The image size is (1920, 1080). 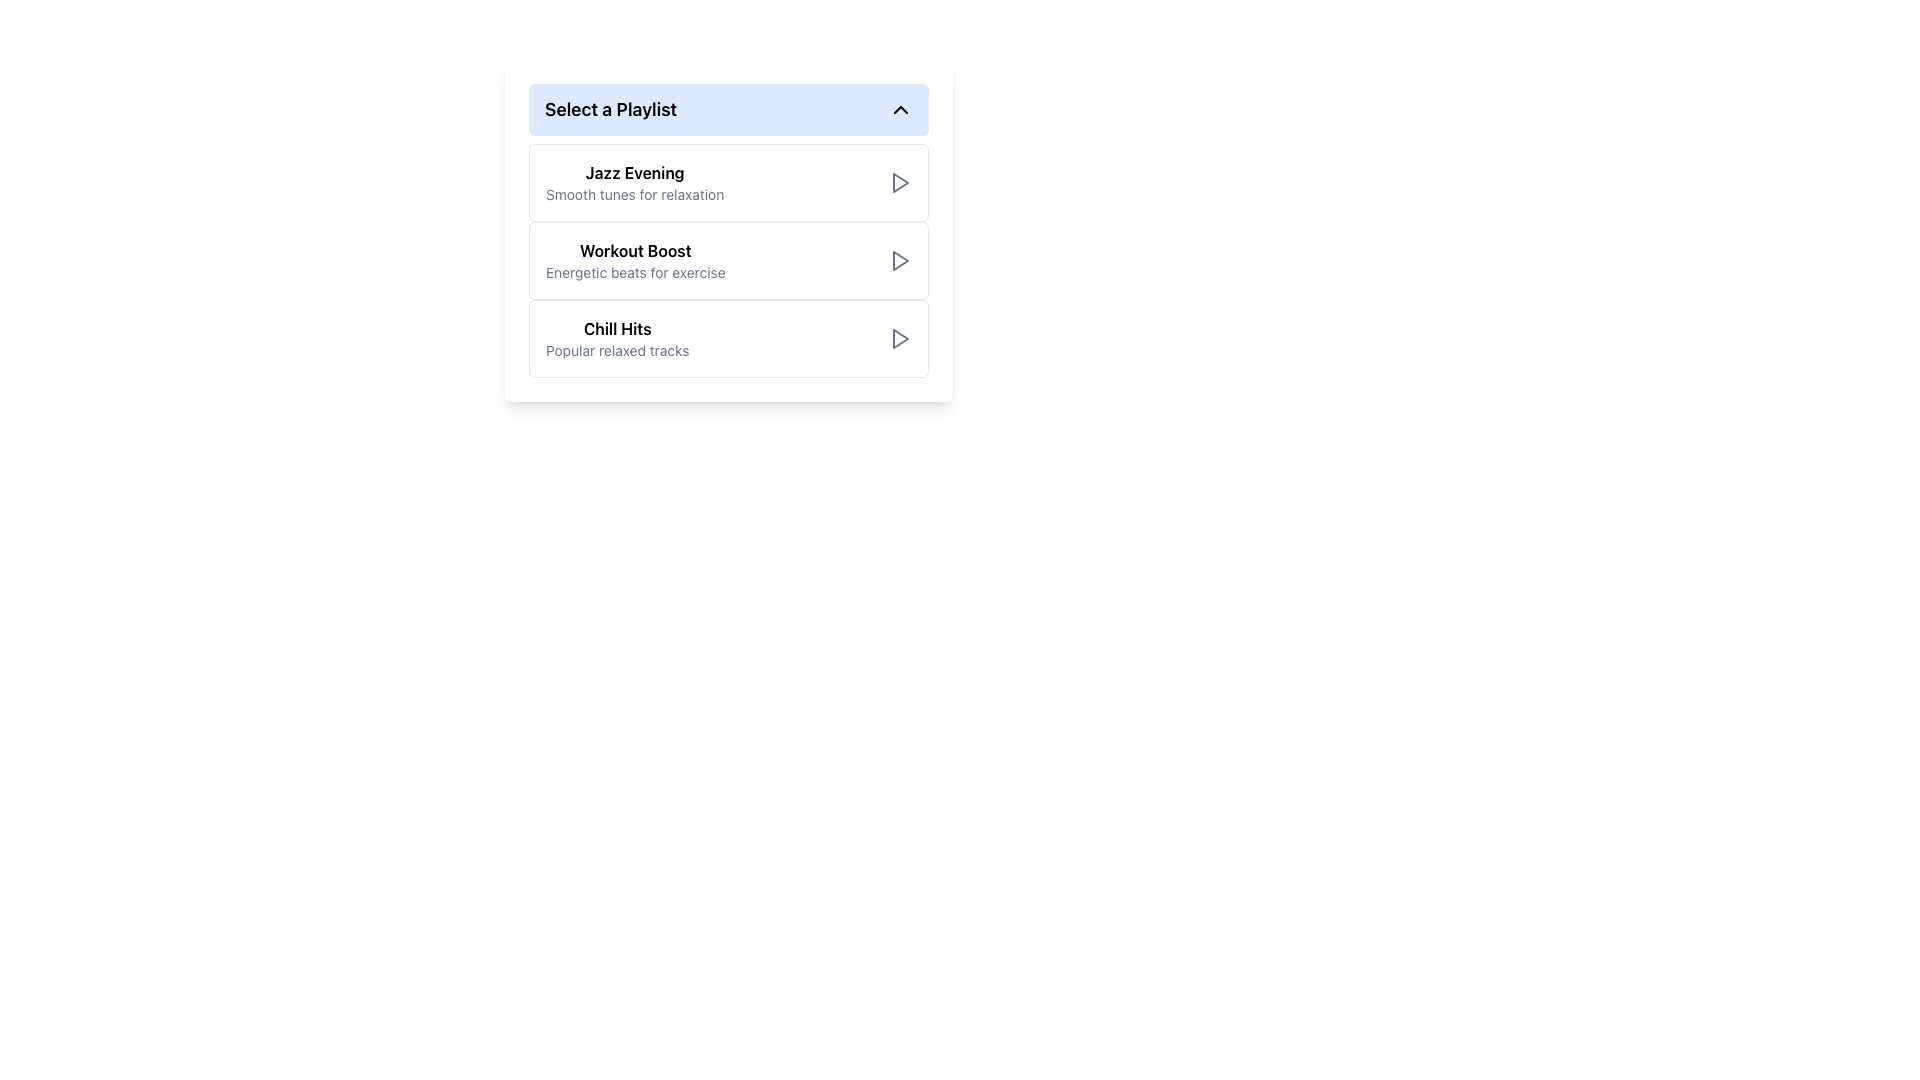 What do you see at coordinates (728, 230) in the screenshot?
I see `the 'Workout Boost' playlist option card, which is the second item in the playlist list under 'Select a Playlist'` at bounding box center [728, 230].